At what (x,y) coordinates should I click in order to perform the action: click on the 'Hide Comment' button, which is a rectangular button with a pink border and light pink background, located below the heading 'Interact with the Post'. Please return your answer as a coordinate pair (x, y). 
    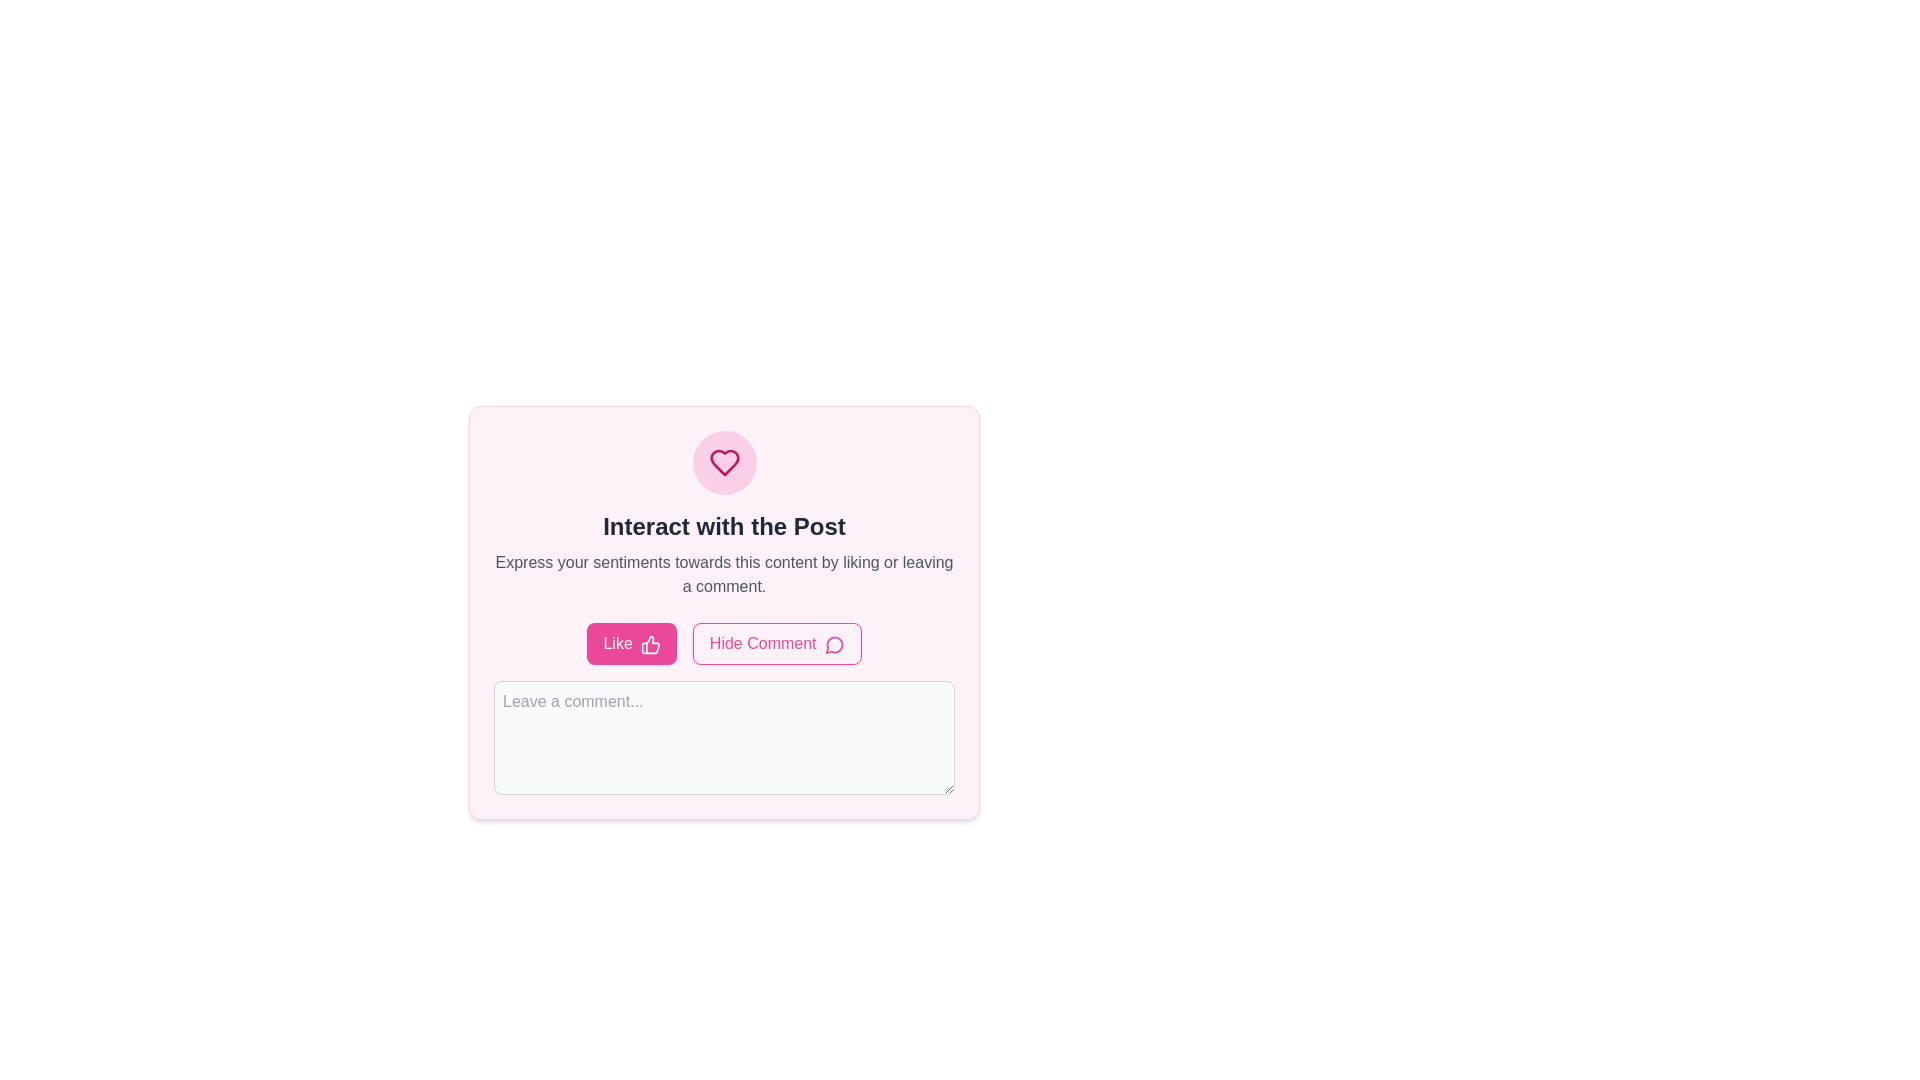
    Looking at the image, I should click on (776, 644).